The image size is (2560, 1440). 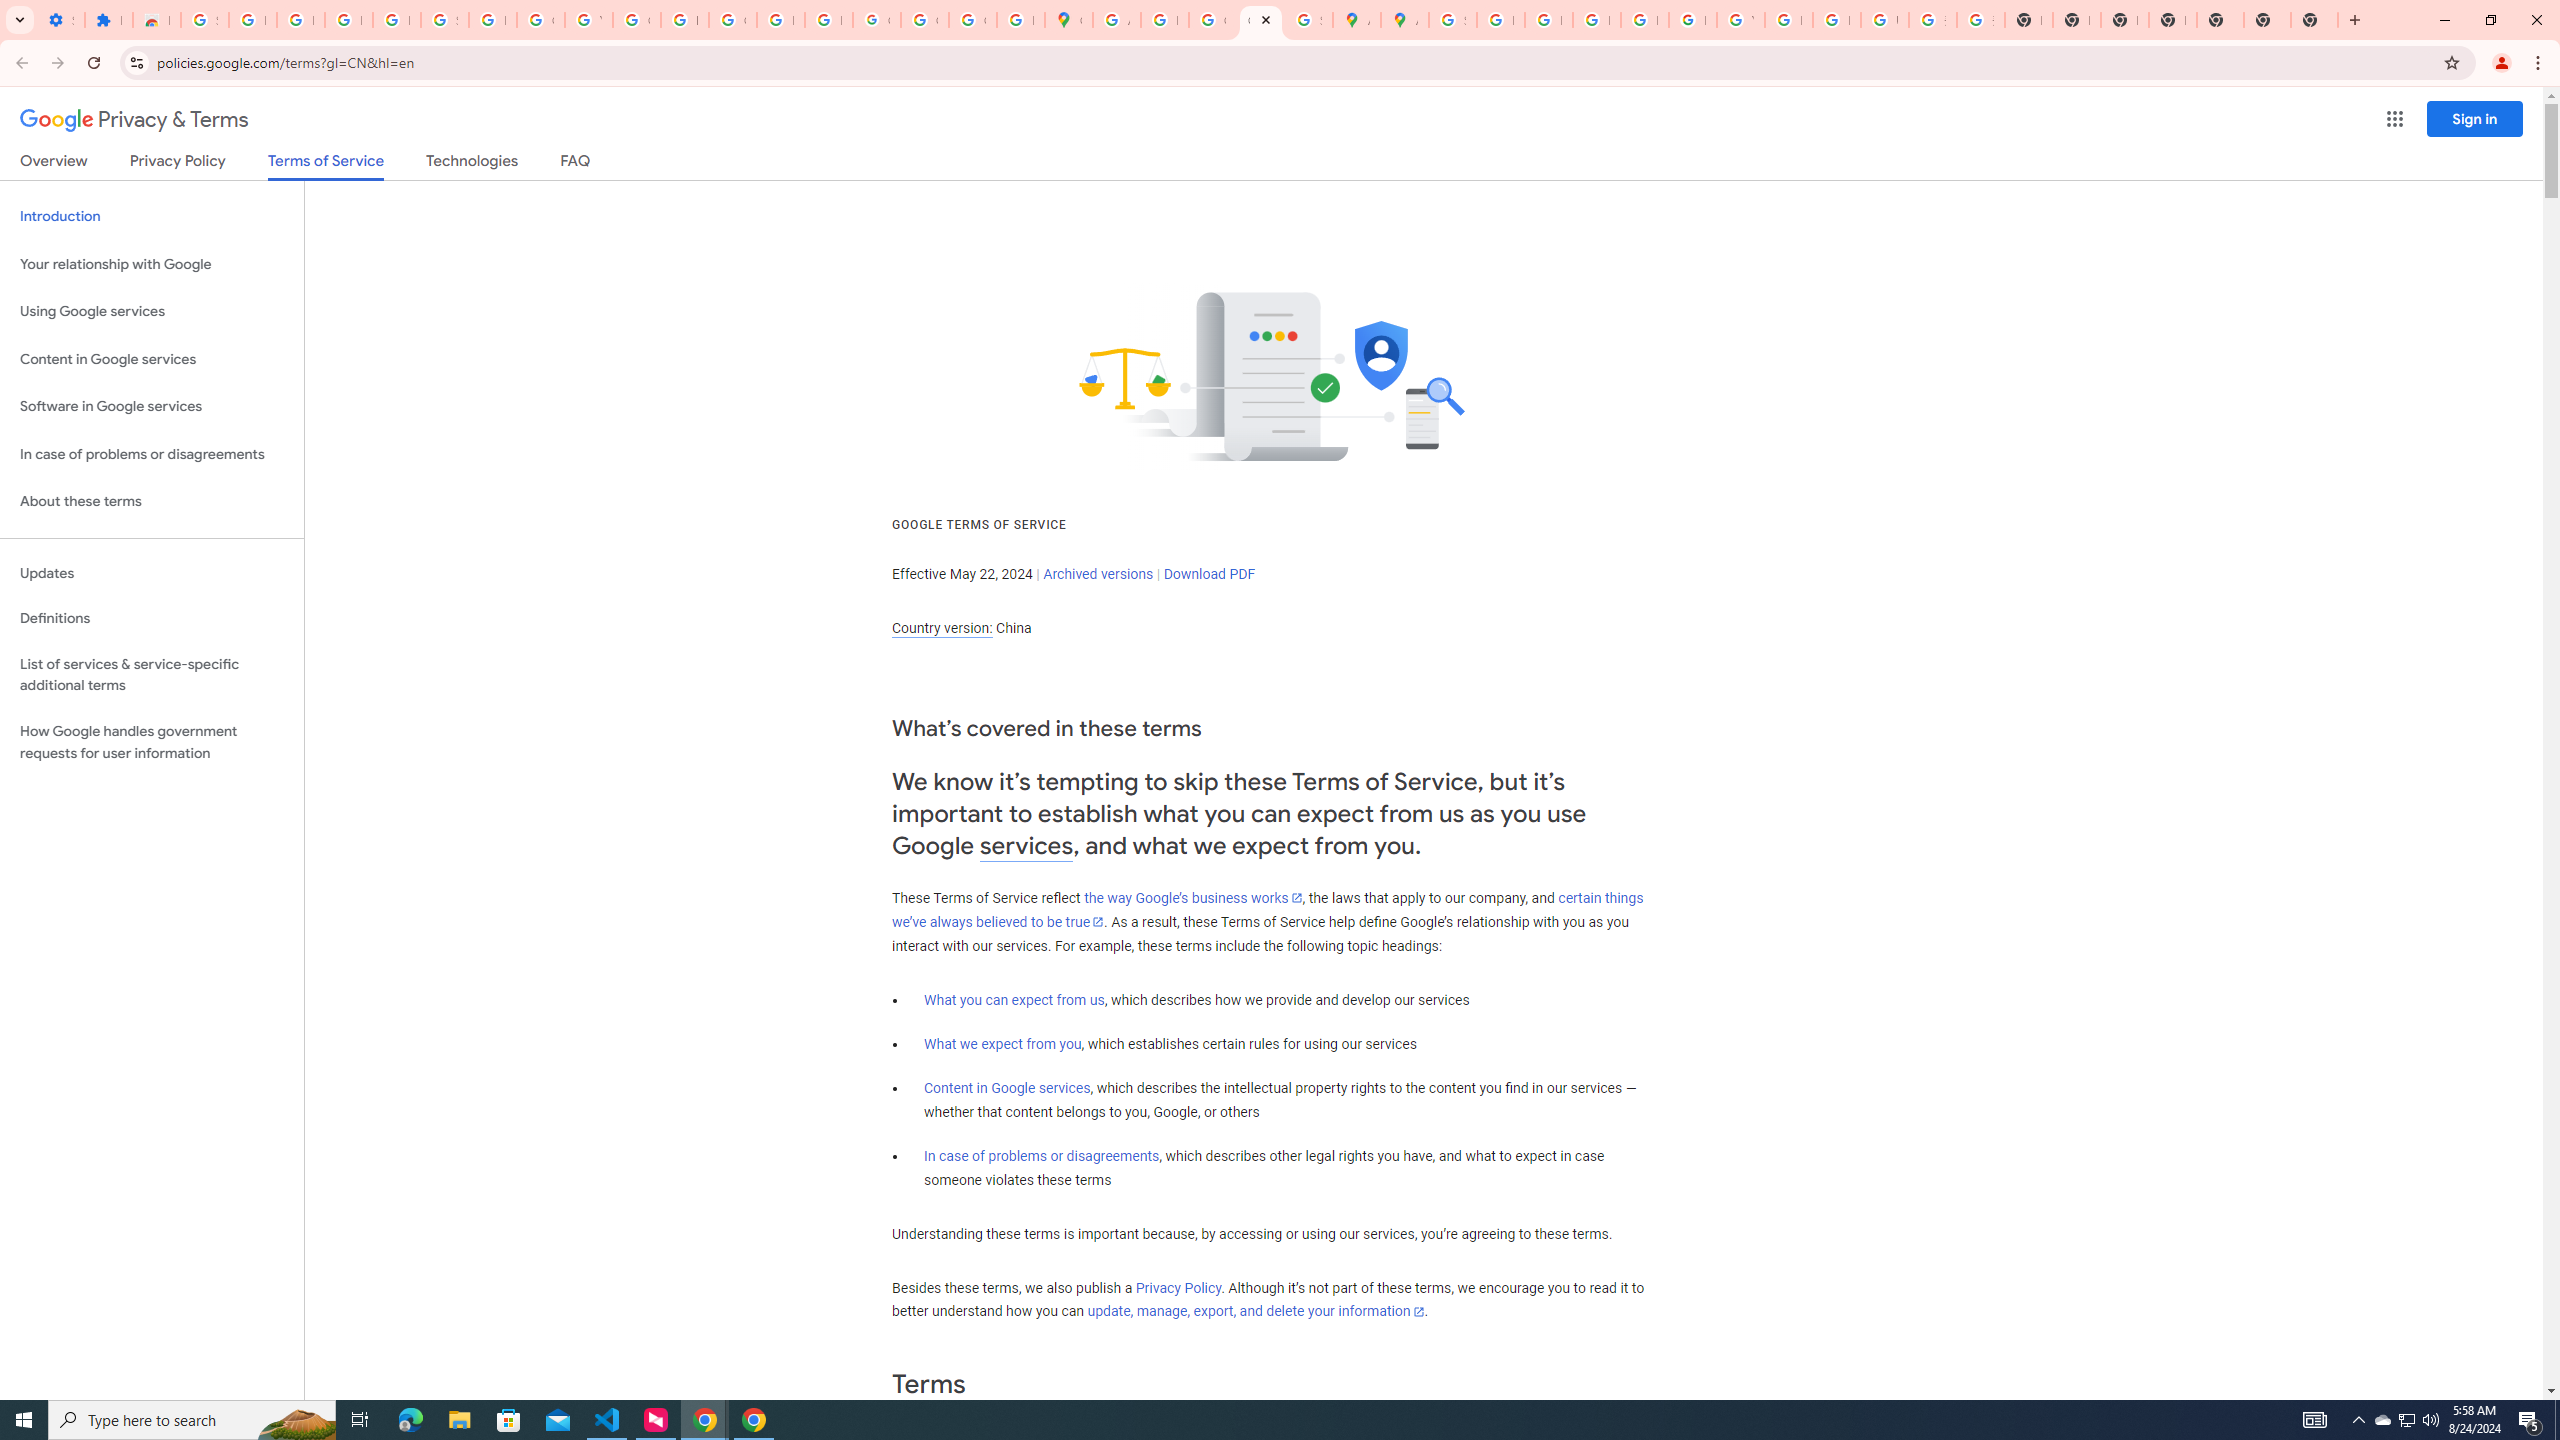 What do you see at coordinates (1255, 1310) in the screenshot?
I see `'update, manage, export, and delete your information'` at bounding box center [1255, 1310].